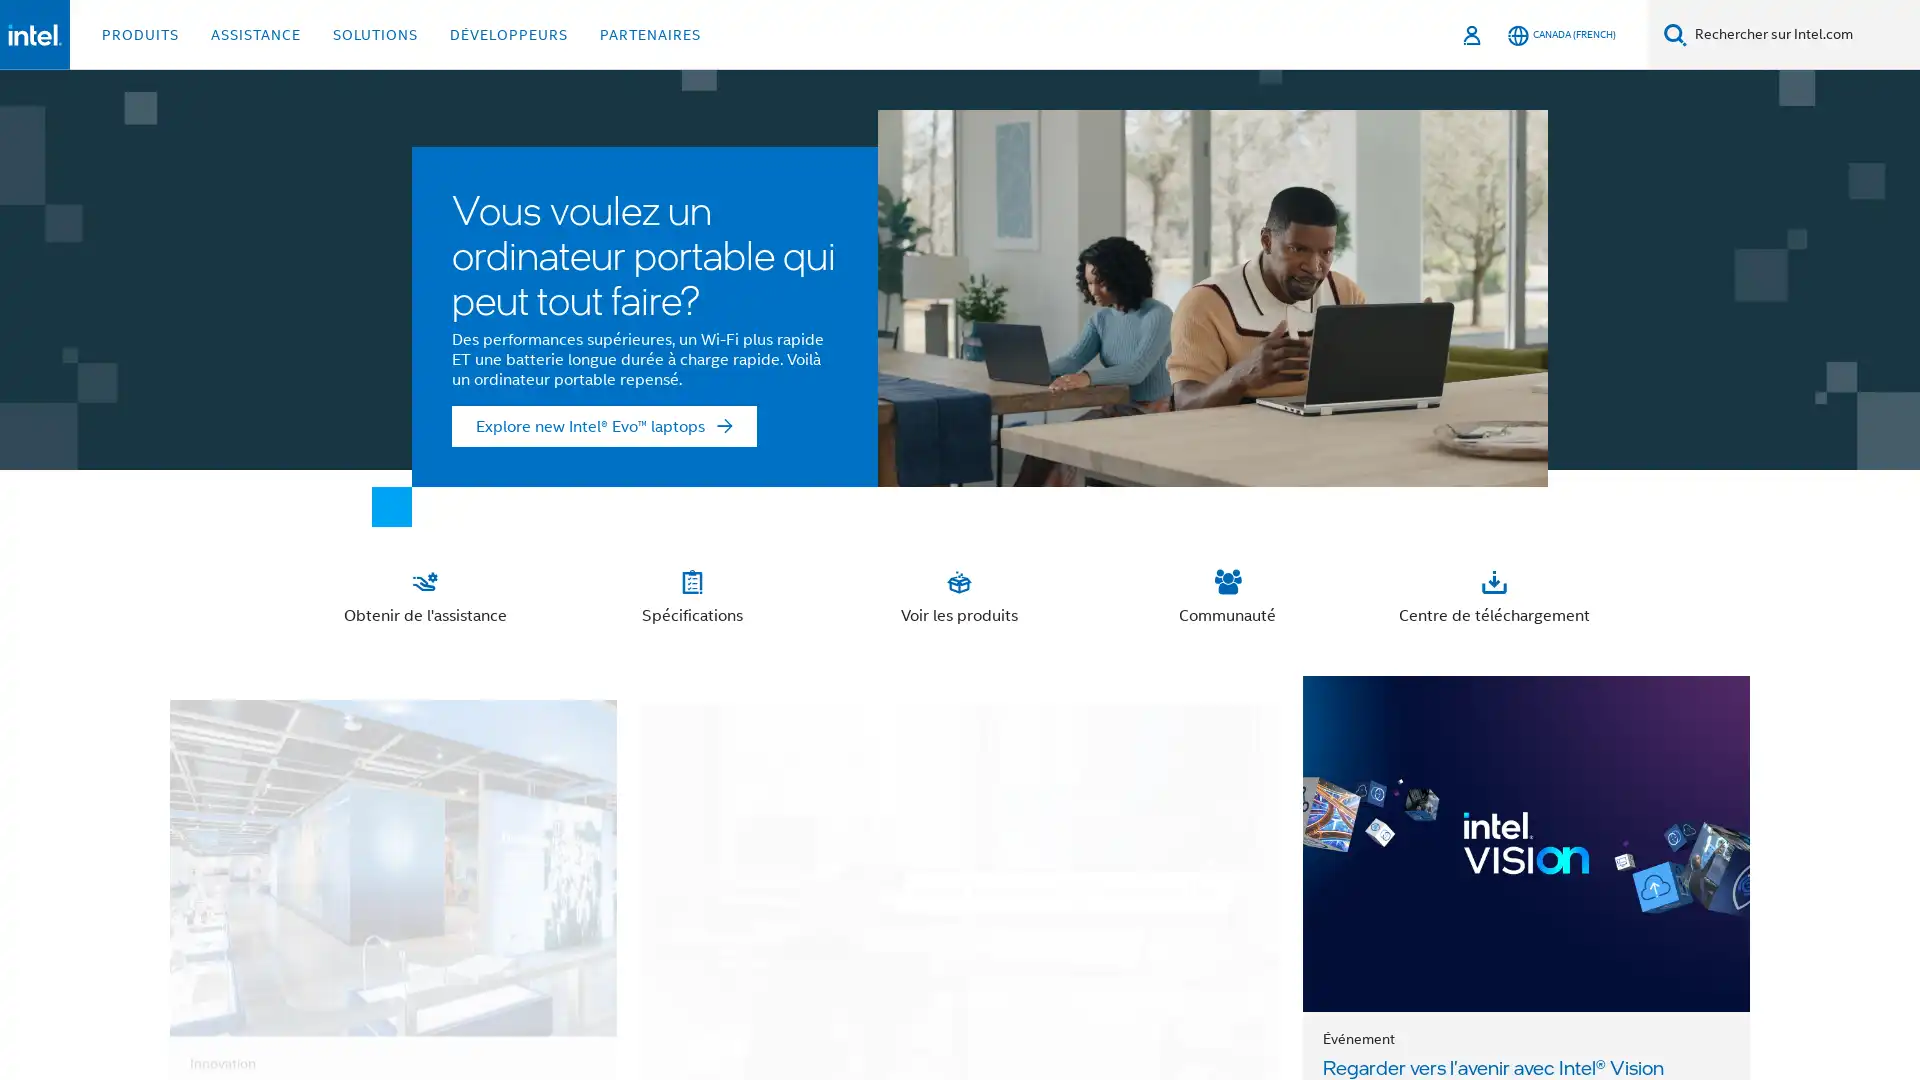 This screenshot has width=1920, height=1080. What do you see at coordinates (1473, 34) in the screenshot?
I see `Se connecter` at bounding box center [1473, 34].